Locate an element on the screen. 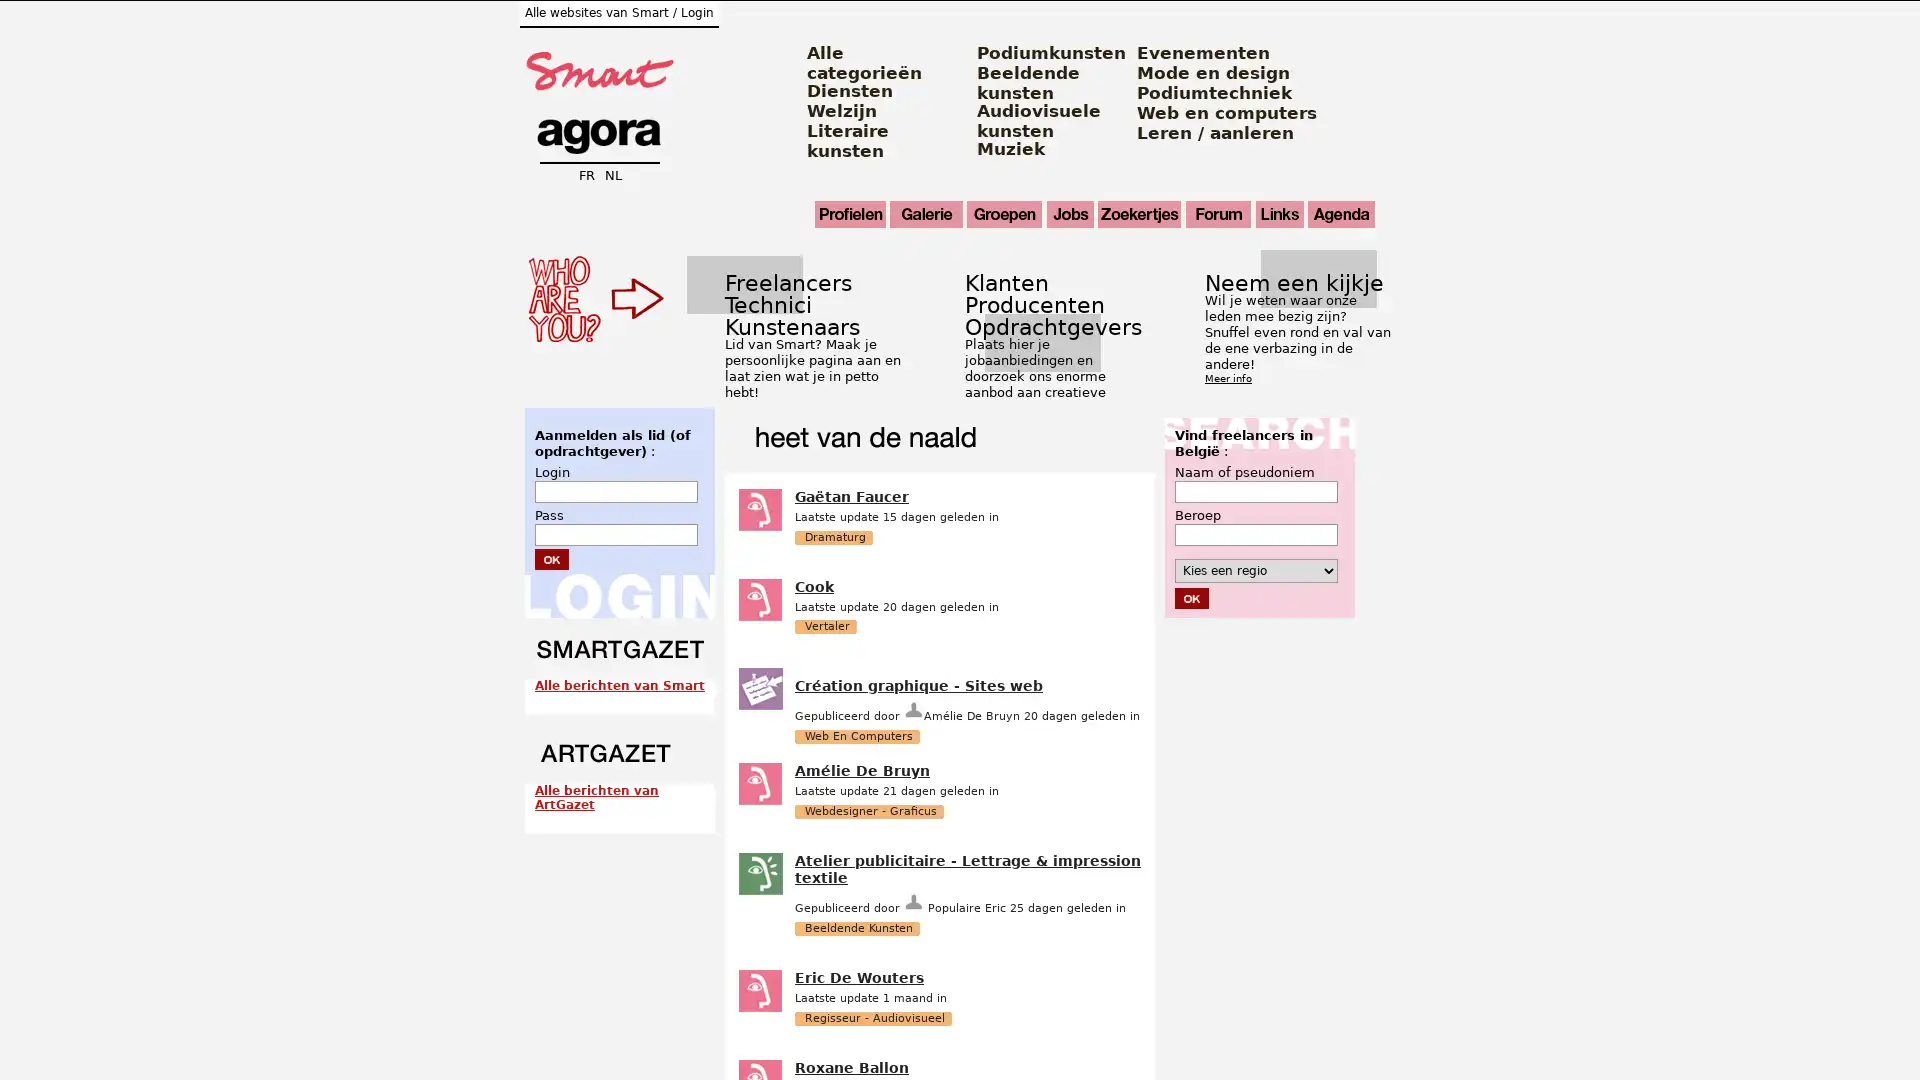  Submit is located at coordinates (1191, 596).